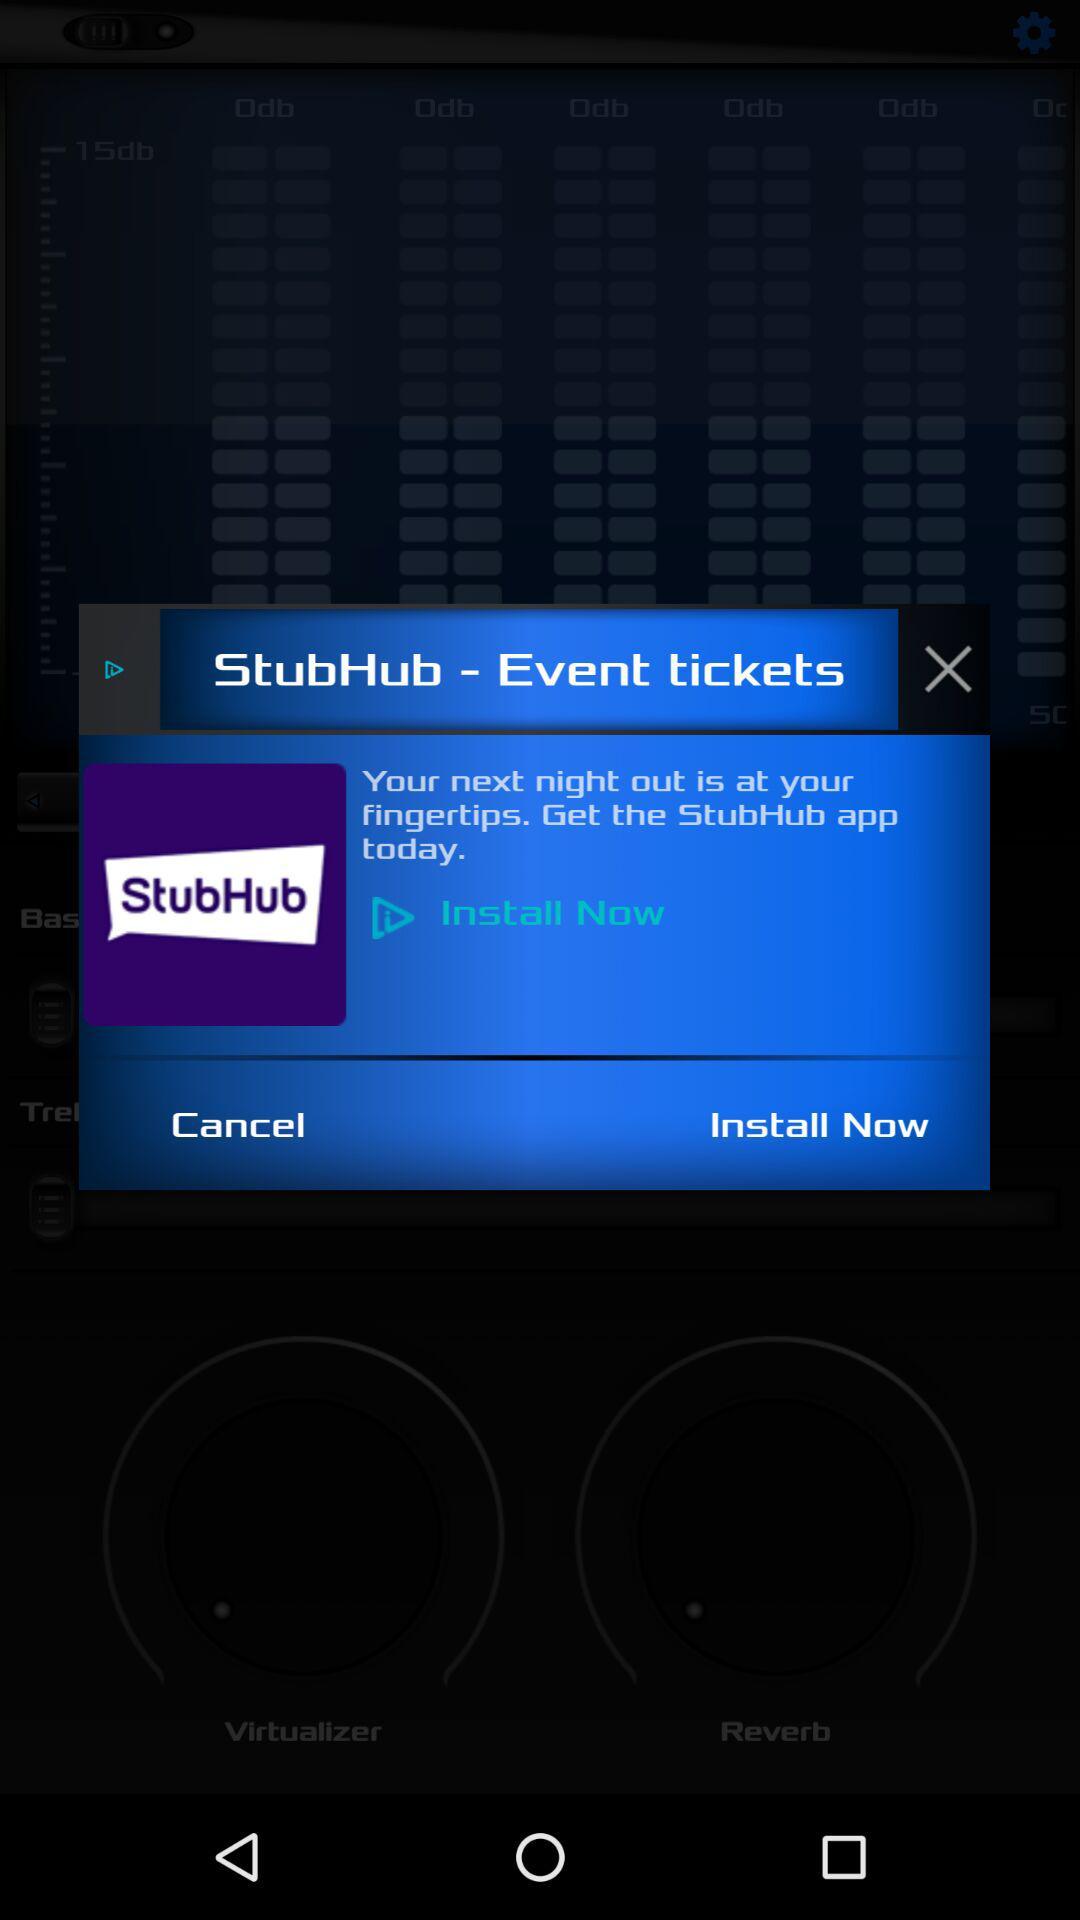 This screenshot has height=1920, width=1080. What do you see at coordinates (958, 668) in the screenshot?
I see `the item next to the stubhub - event tickets` at bounding box center [958, 668].